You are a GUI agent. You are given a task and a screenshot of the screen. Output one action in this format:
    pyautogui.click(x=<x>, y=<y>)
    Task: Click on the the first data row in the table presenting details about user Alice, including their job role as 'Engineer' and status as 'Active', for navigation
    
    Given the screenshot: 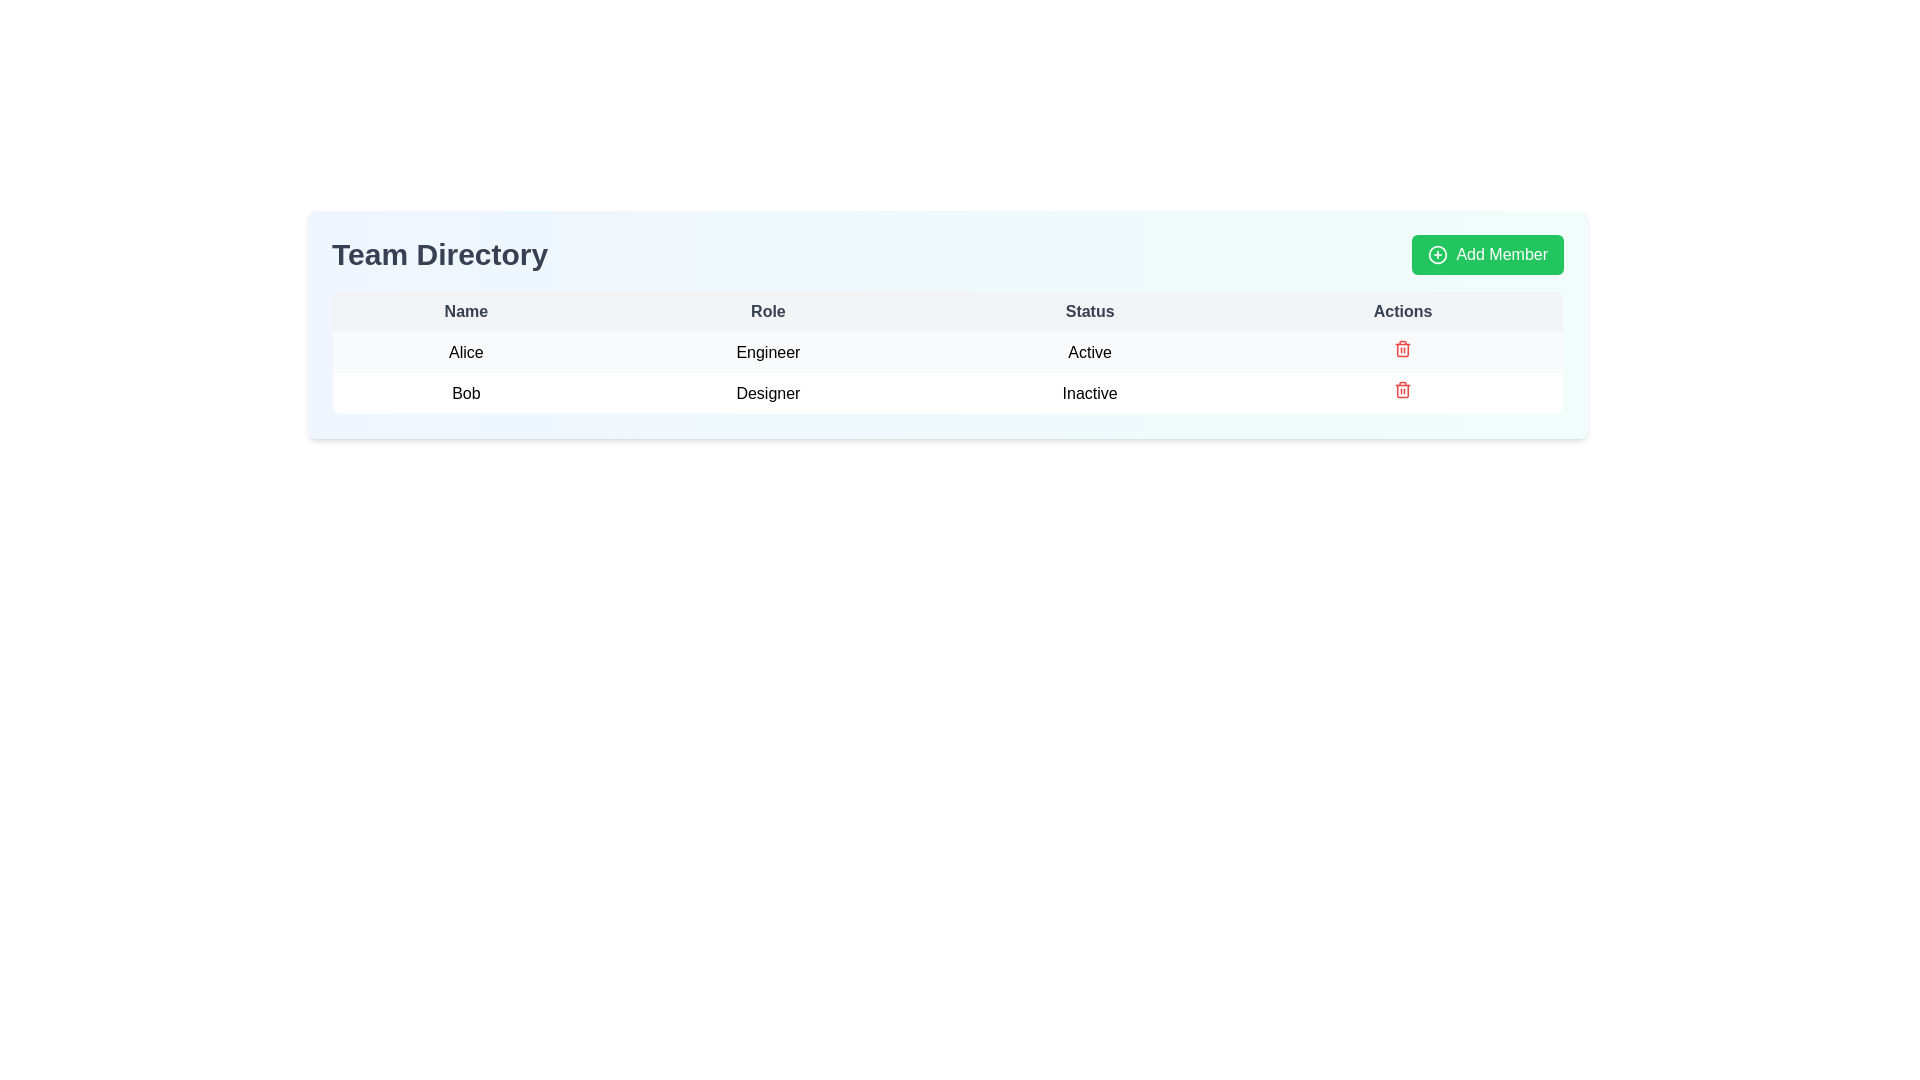 What is the action you would take?
    pyautogui.click(x=947, y=373)
    